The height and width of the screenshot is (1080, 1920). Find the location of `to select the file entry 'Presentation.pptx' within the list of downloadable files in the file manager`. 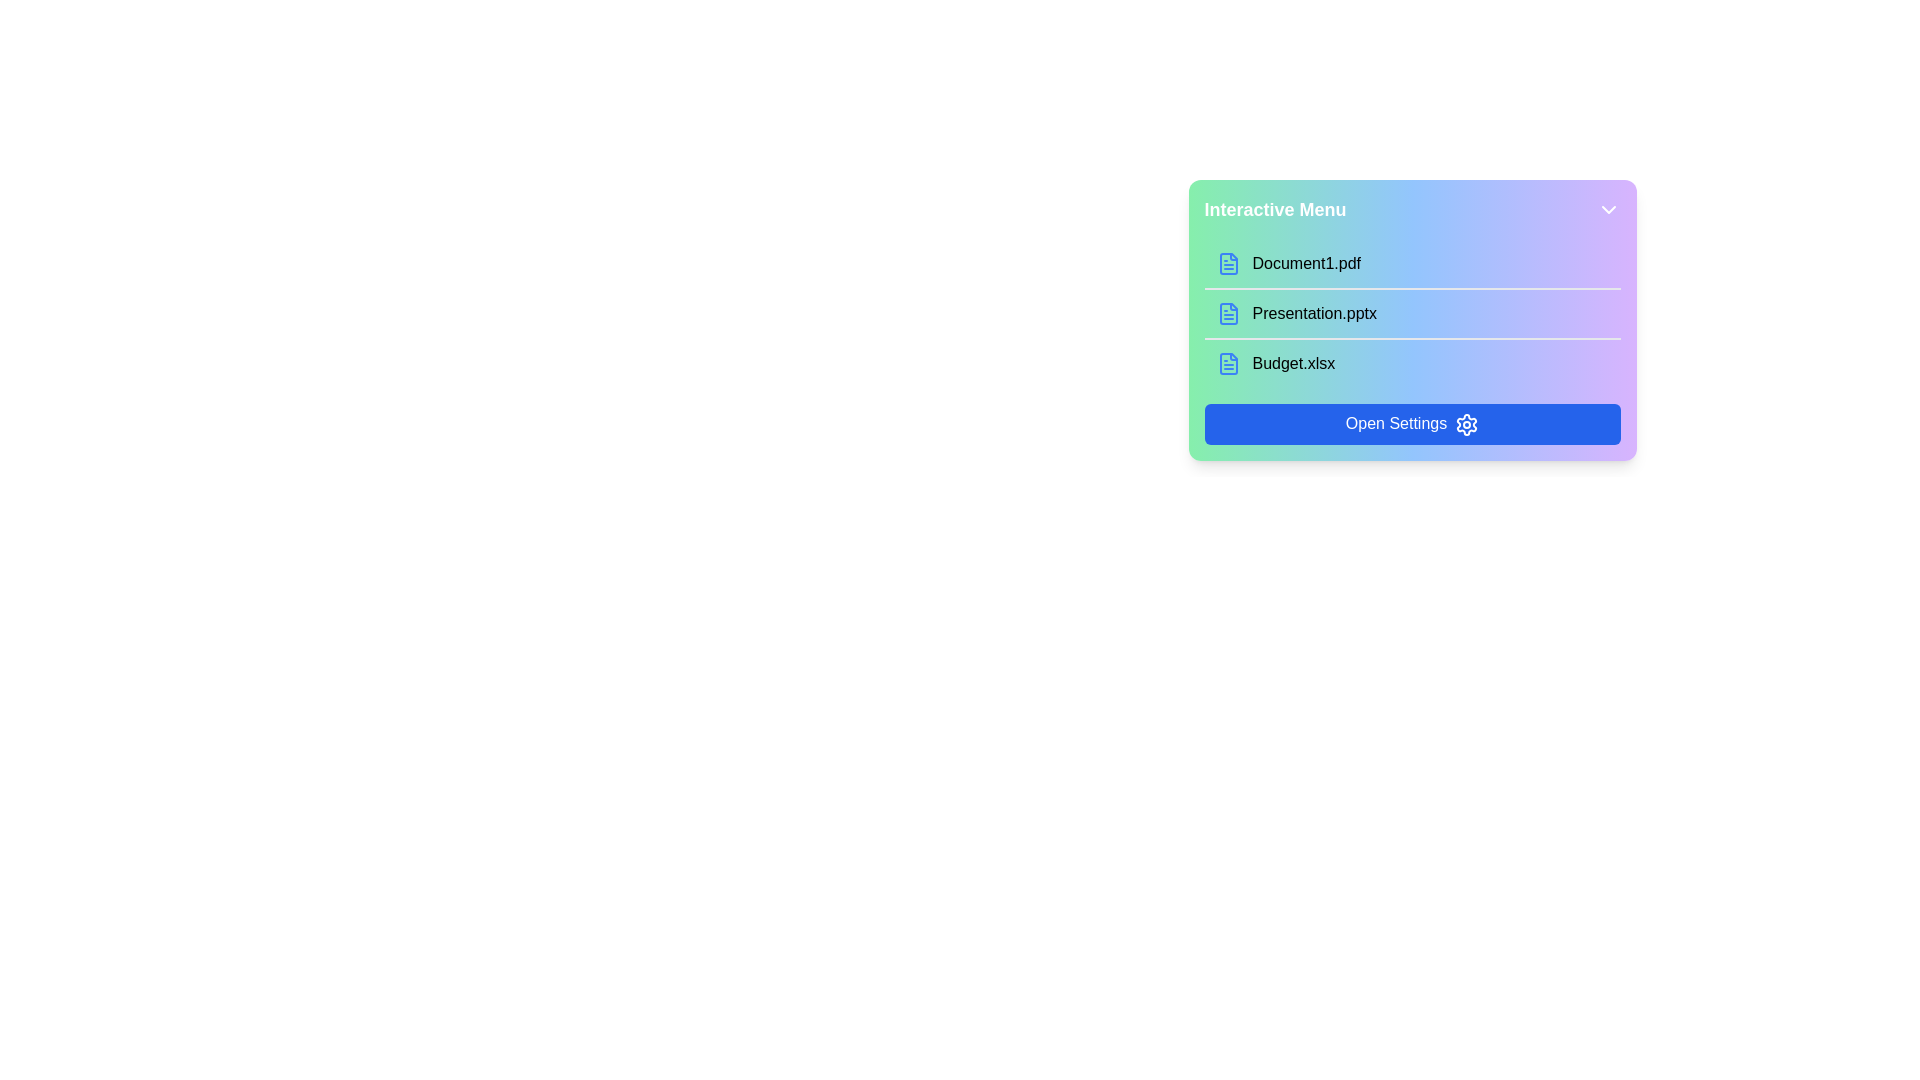

to select the file entry 'Presentation.pptx' within the list of downloadable files in the file manager is located at coordinates (1411, 313).